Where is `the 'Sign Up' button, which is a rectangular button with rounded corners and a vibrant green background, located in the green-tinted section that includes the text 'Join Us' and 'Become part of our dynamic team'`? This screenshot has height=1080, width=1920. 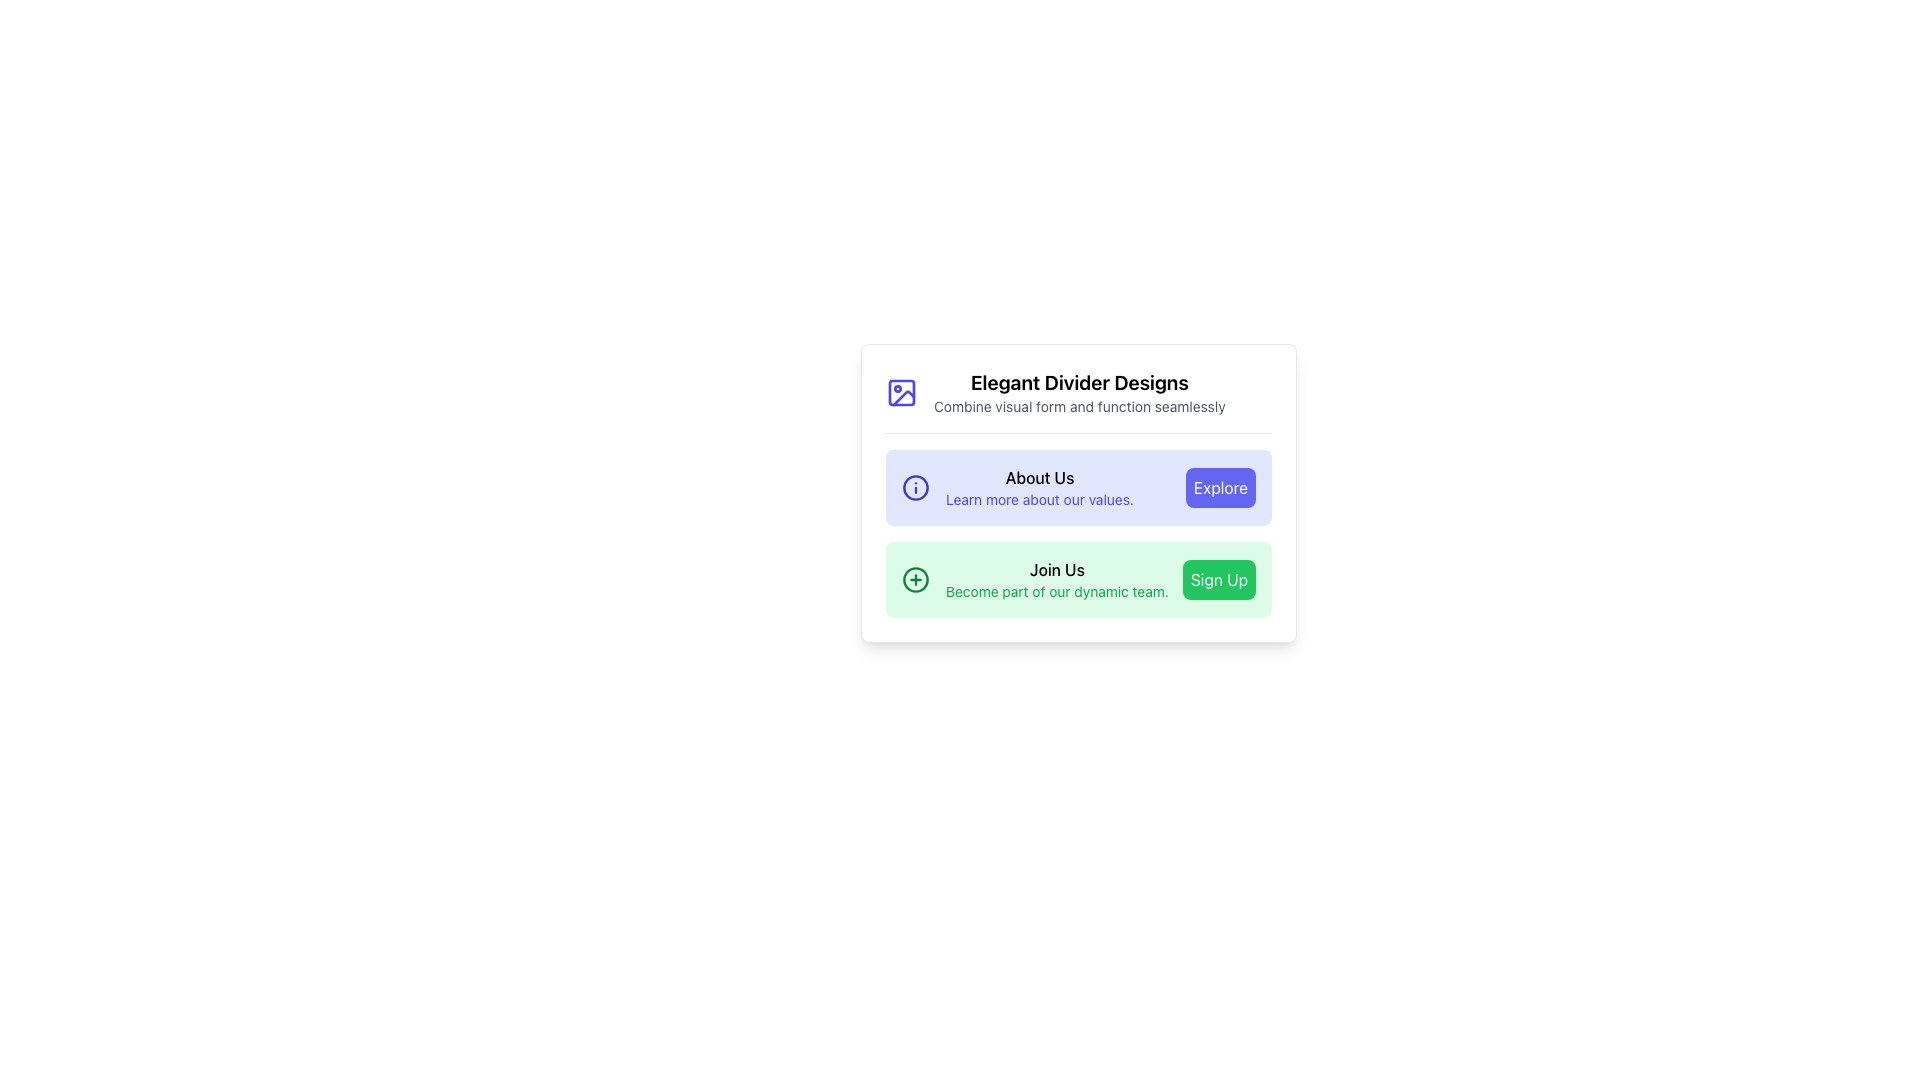
the 'Sign Up' button, which is a rectangular button with rounded corners and a vibrant green background, located in the green-tinted section that includes the text 'Join Us' and 'Become part of our dynamic team' is located at coordinates (1218, 579).